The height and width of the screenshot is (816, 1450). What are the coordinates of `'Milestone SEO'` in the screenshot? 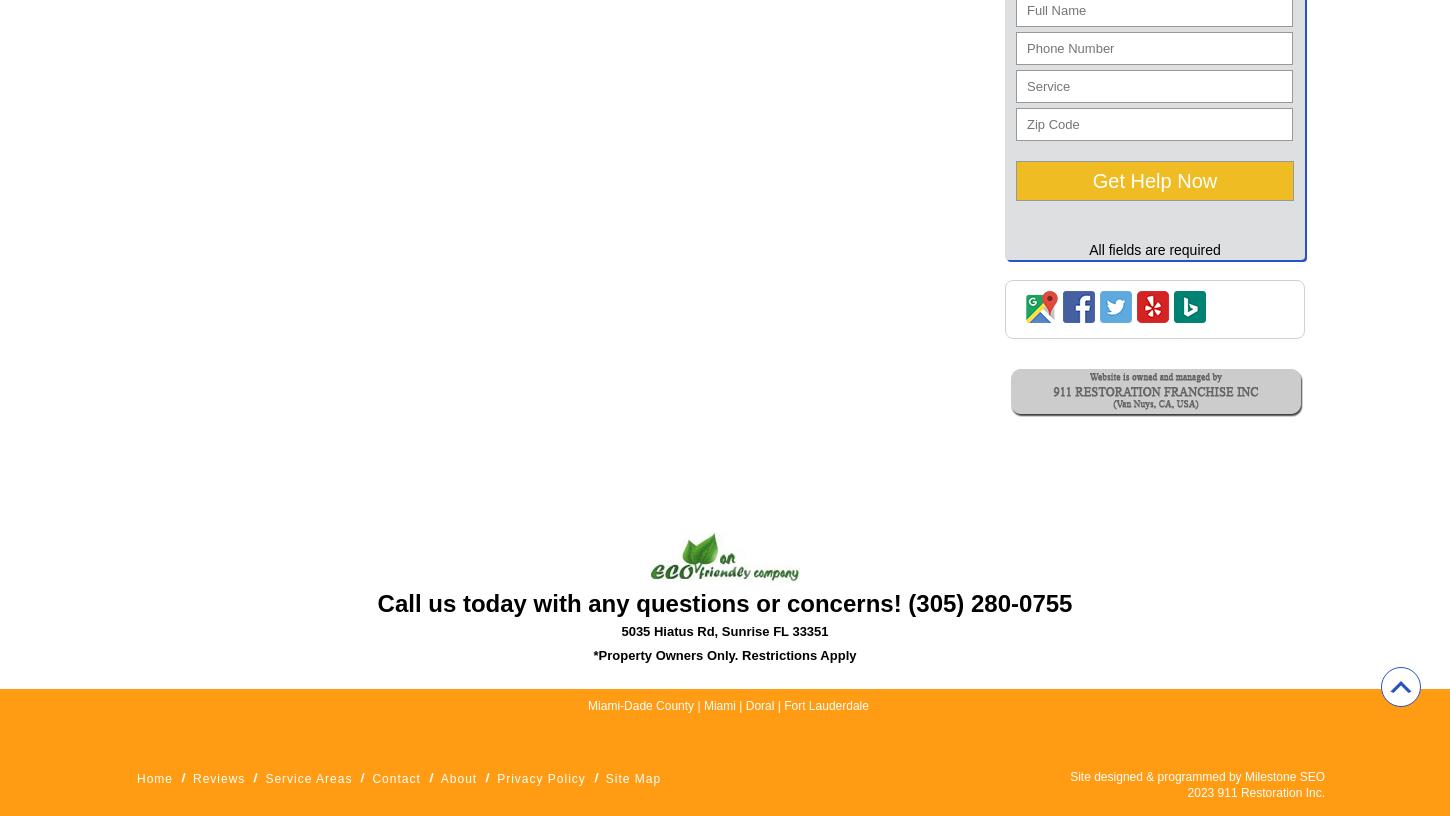 It's located at (1284, 776).